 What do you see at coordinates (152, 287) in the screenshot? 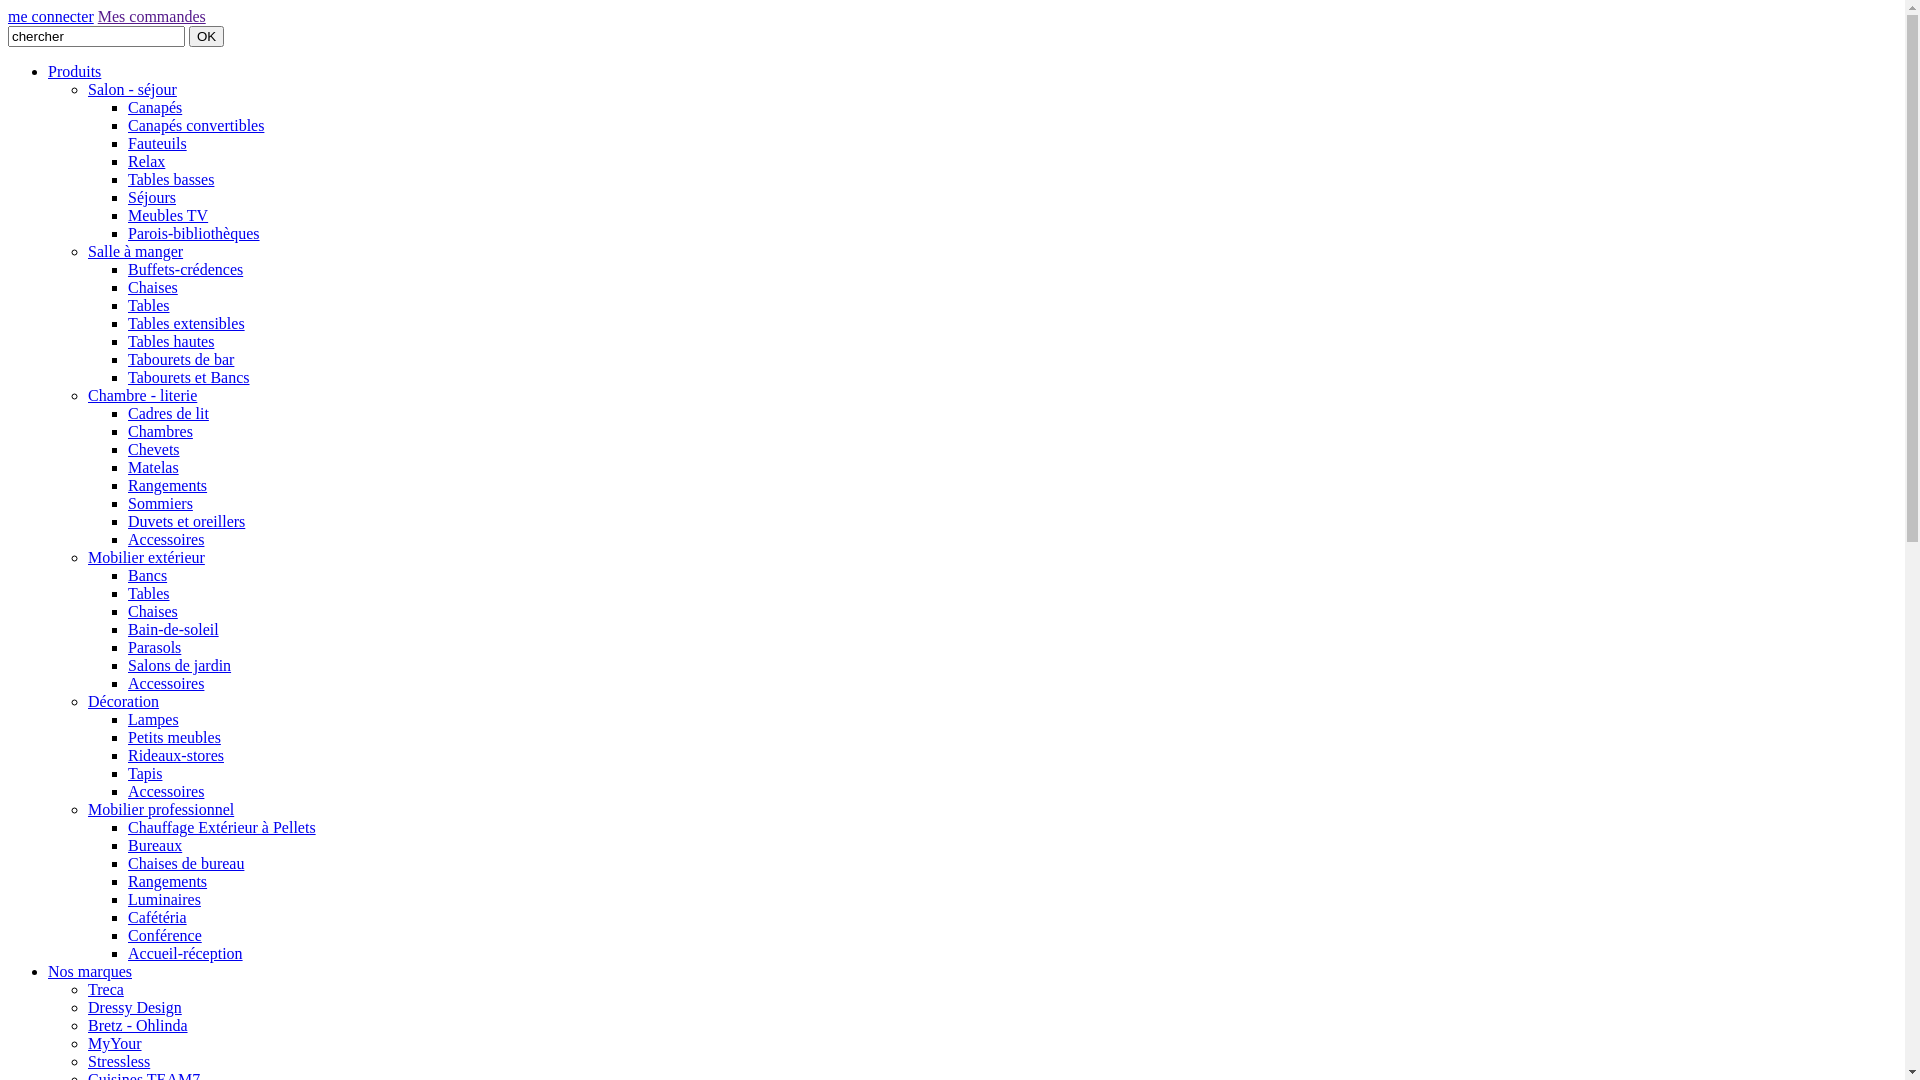
I see `'Chaises'` at bounding box center [152, 287].